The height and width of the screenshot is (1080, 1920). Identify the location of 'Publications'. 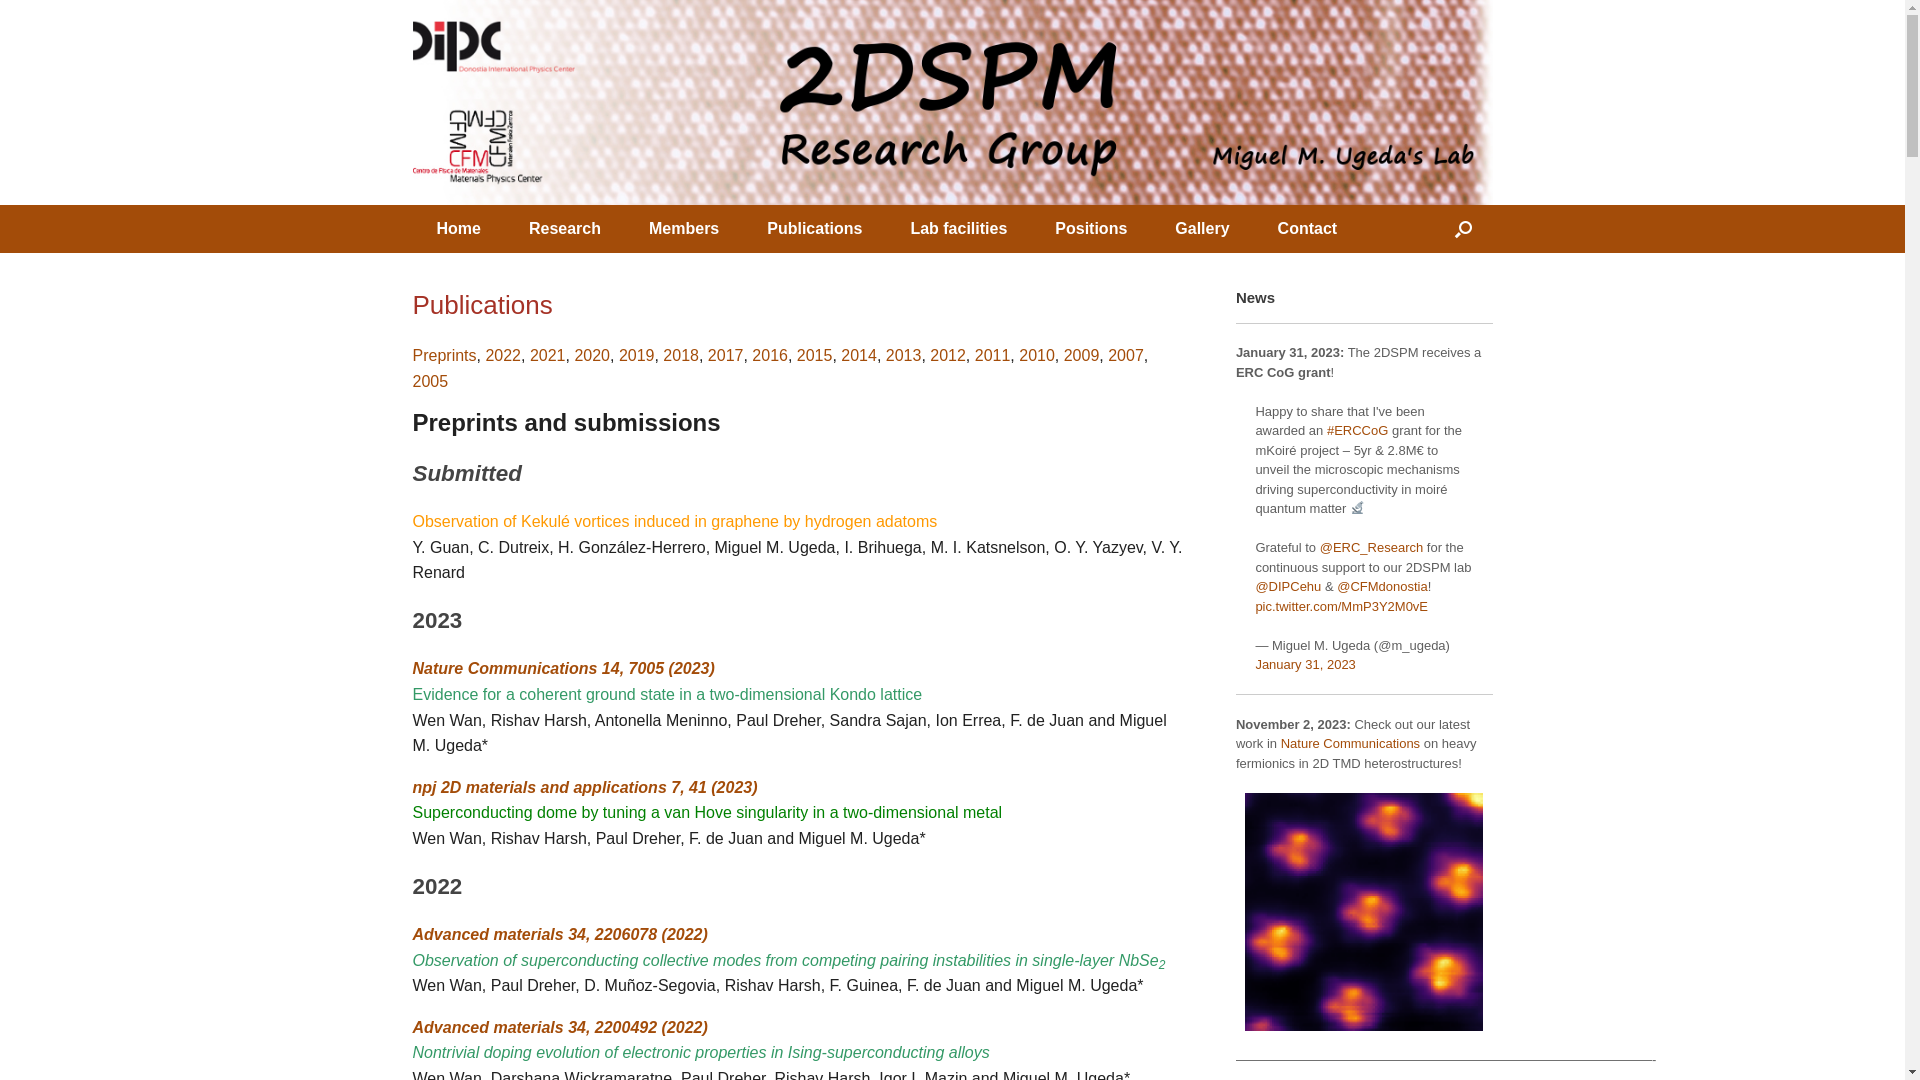
(814, 227).